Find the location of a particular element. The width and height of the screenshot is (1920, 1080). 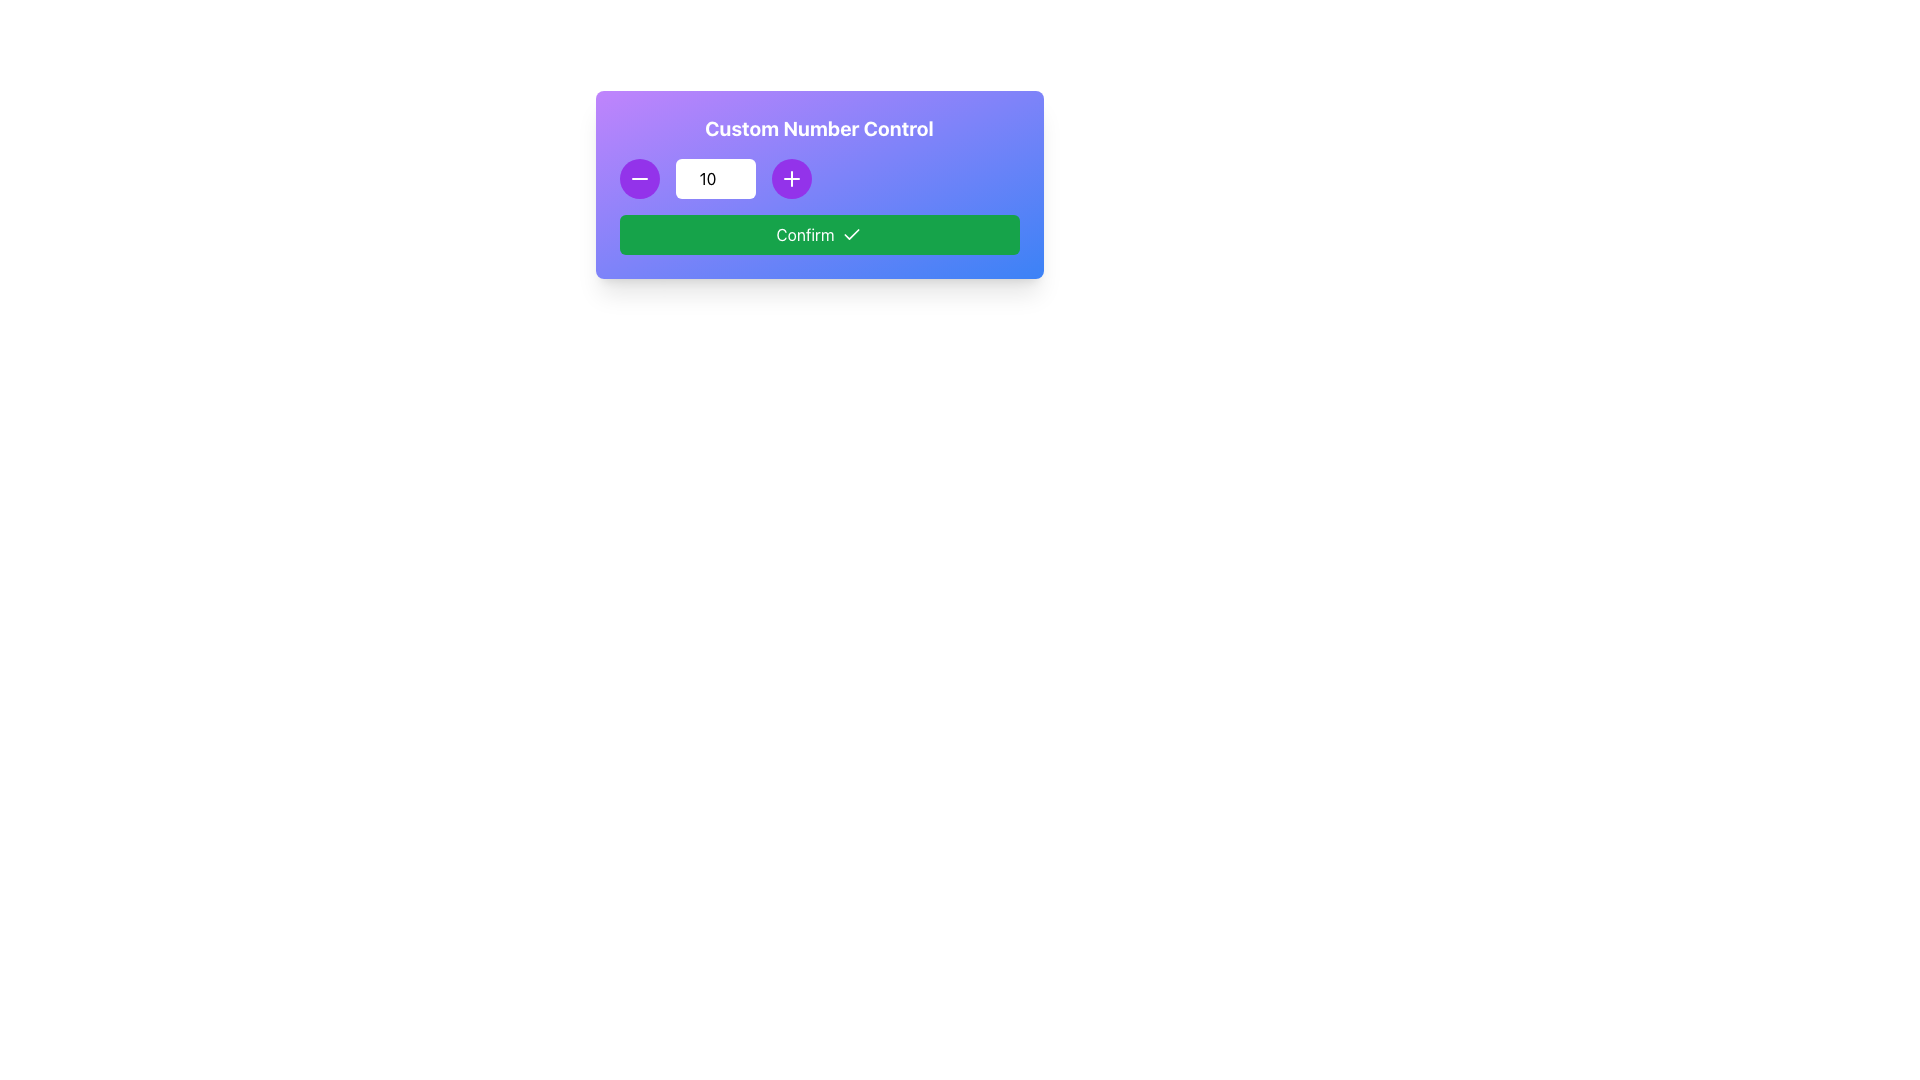

the circular button containing the minus icon with a purple background, which is positioned to the left of the number input box in the 'Custom Number Control' interface is located at coordinates (638, 177).